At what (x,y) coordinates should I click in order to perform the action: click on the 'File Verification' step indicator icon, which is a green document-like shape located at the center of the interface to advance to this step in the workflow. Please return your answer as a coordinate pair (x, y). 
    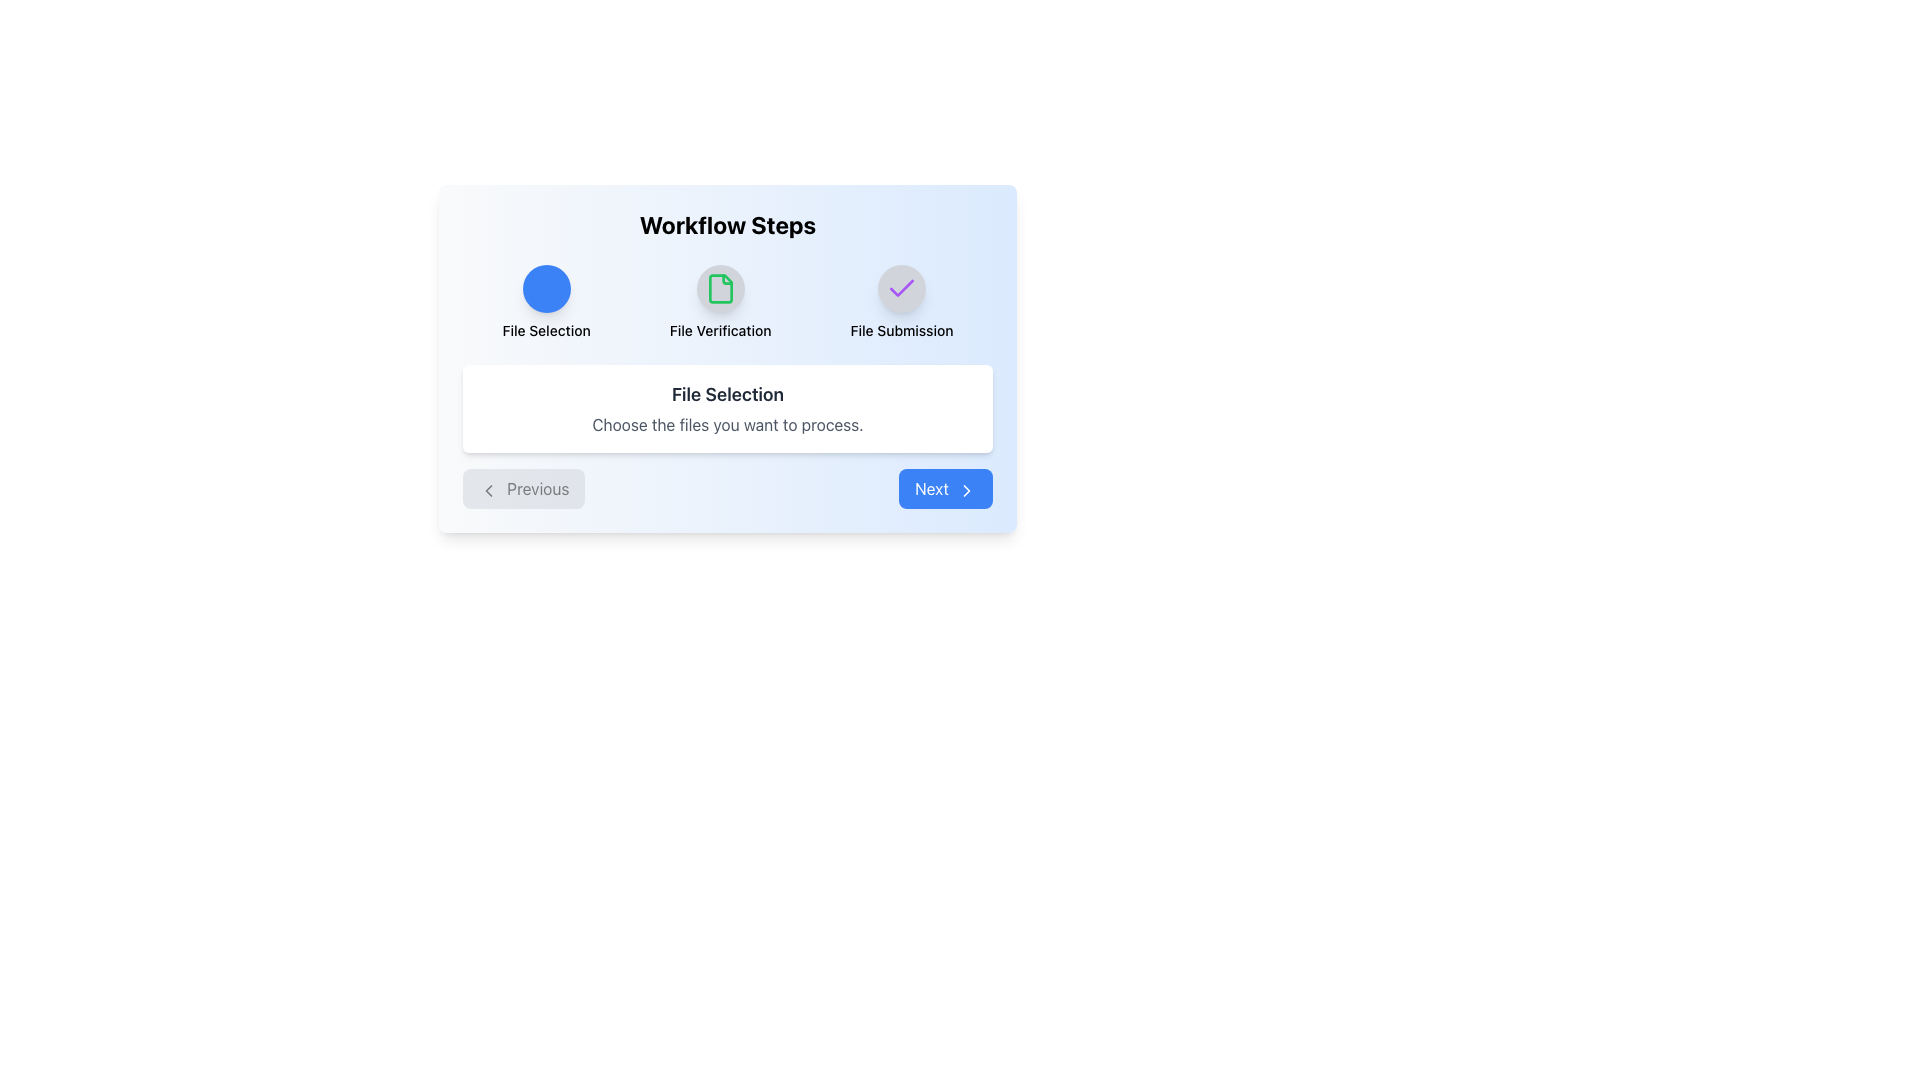
    Looking at the image, I should click on (720, 289).